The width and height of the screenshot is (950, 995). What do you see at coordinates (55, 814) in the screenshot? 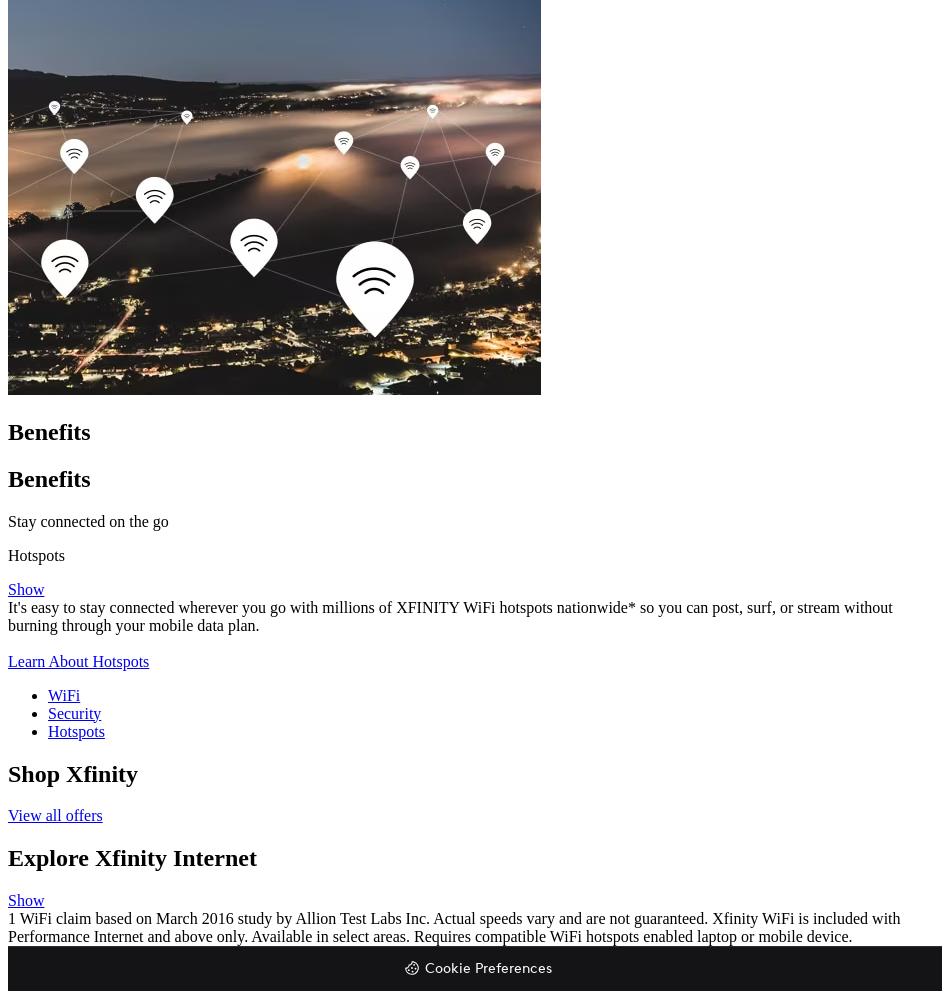
I see `'View all offers'` at bounding box center [55, 814].